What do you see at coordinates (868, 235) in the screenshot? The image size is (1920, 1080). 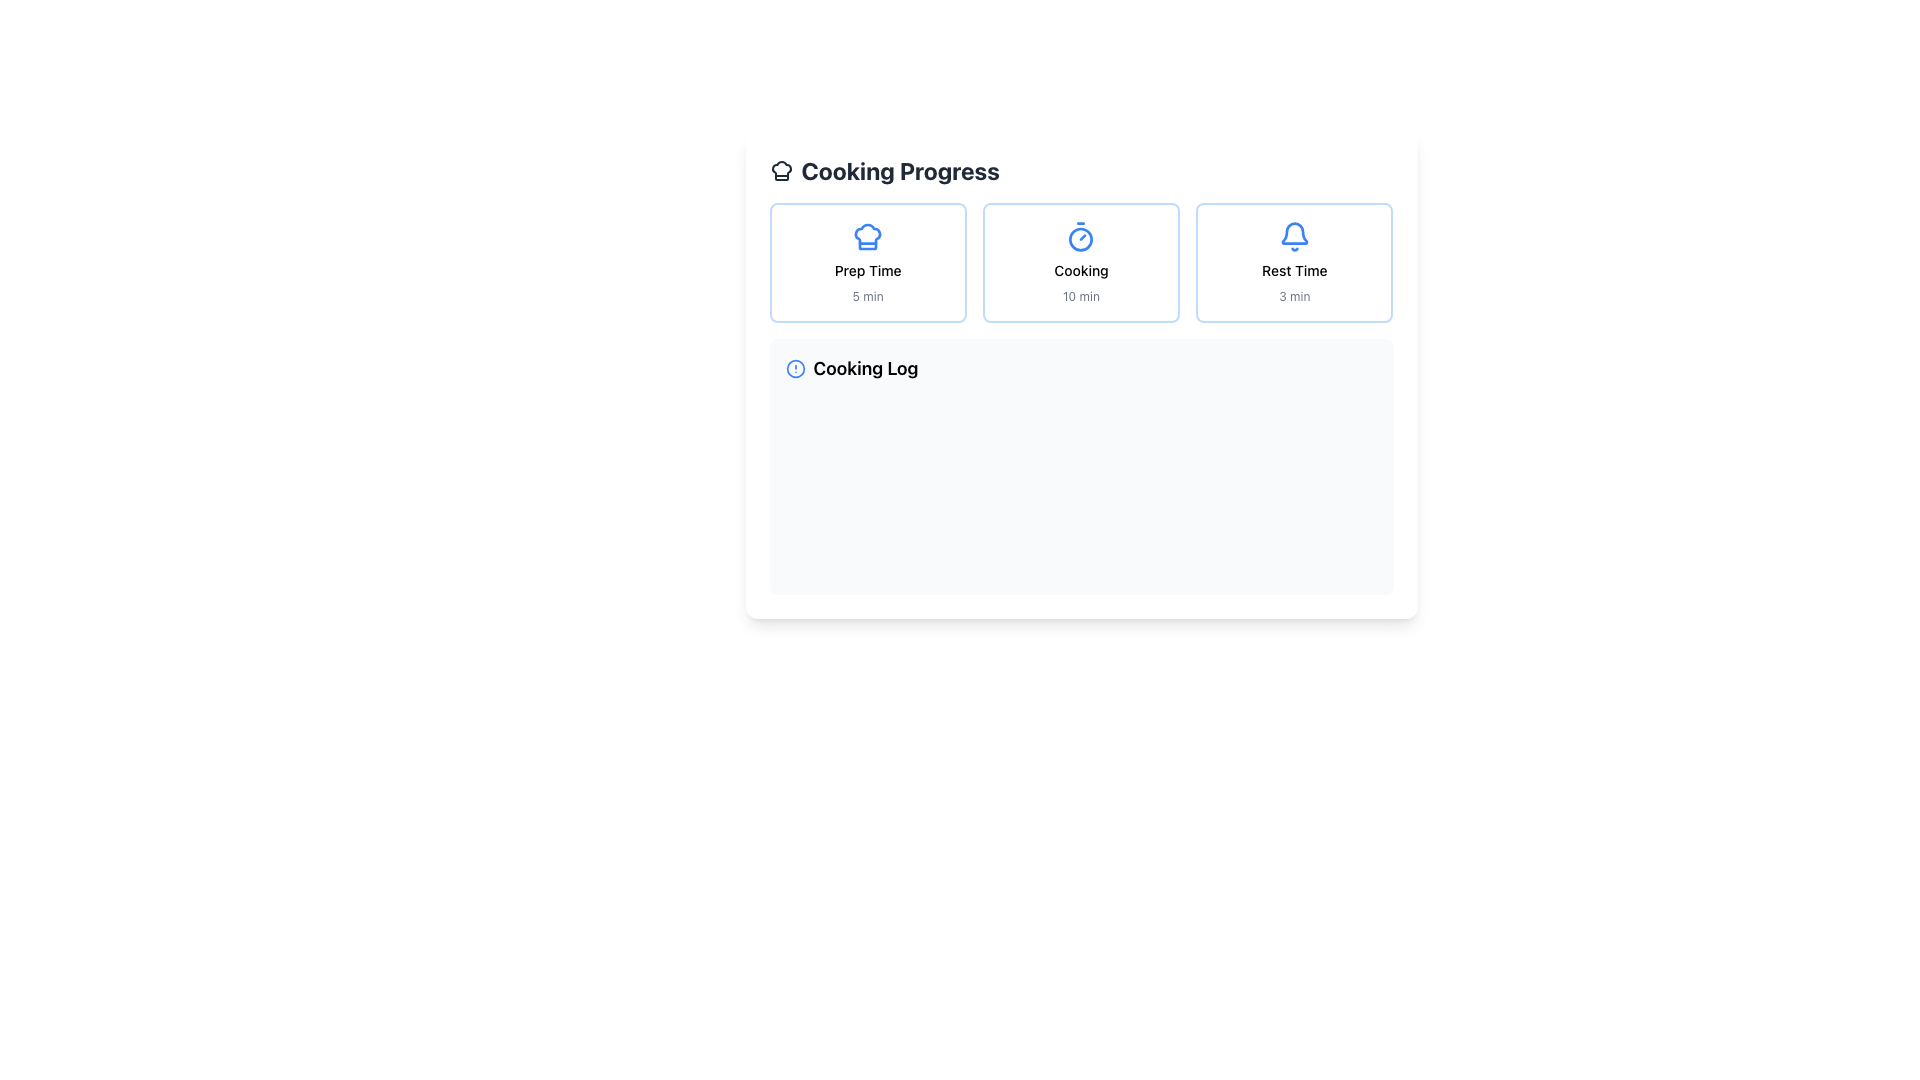 I see `the chef's hat icon located at the top left of the cooking progress section, to the left of the 'Cooking Progress' title` at bounding box center [868, 235].